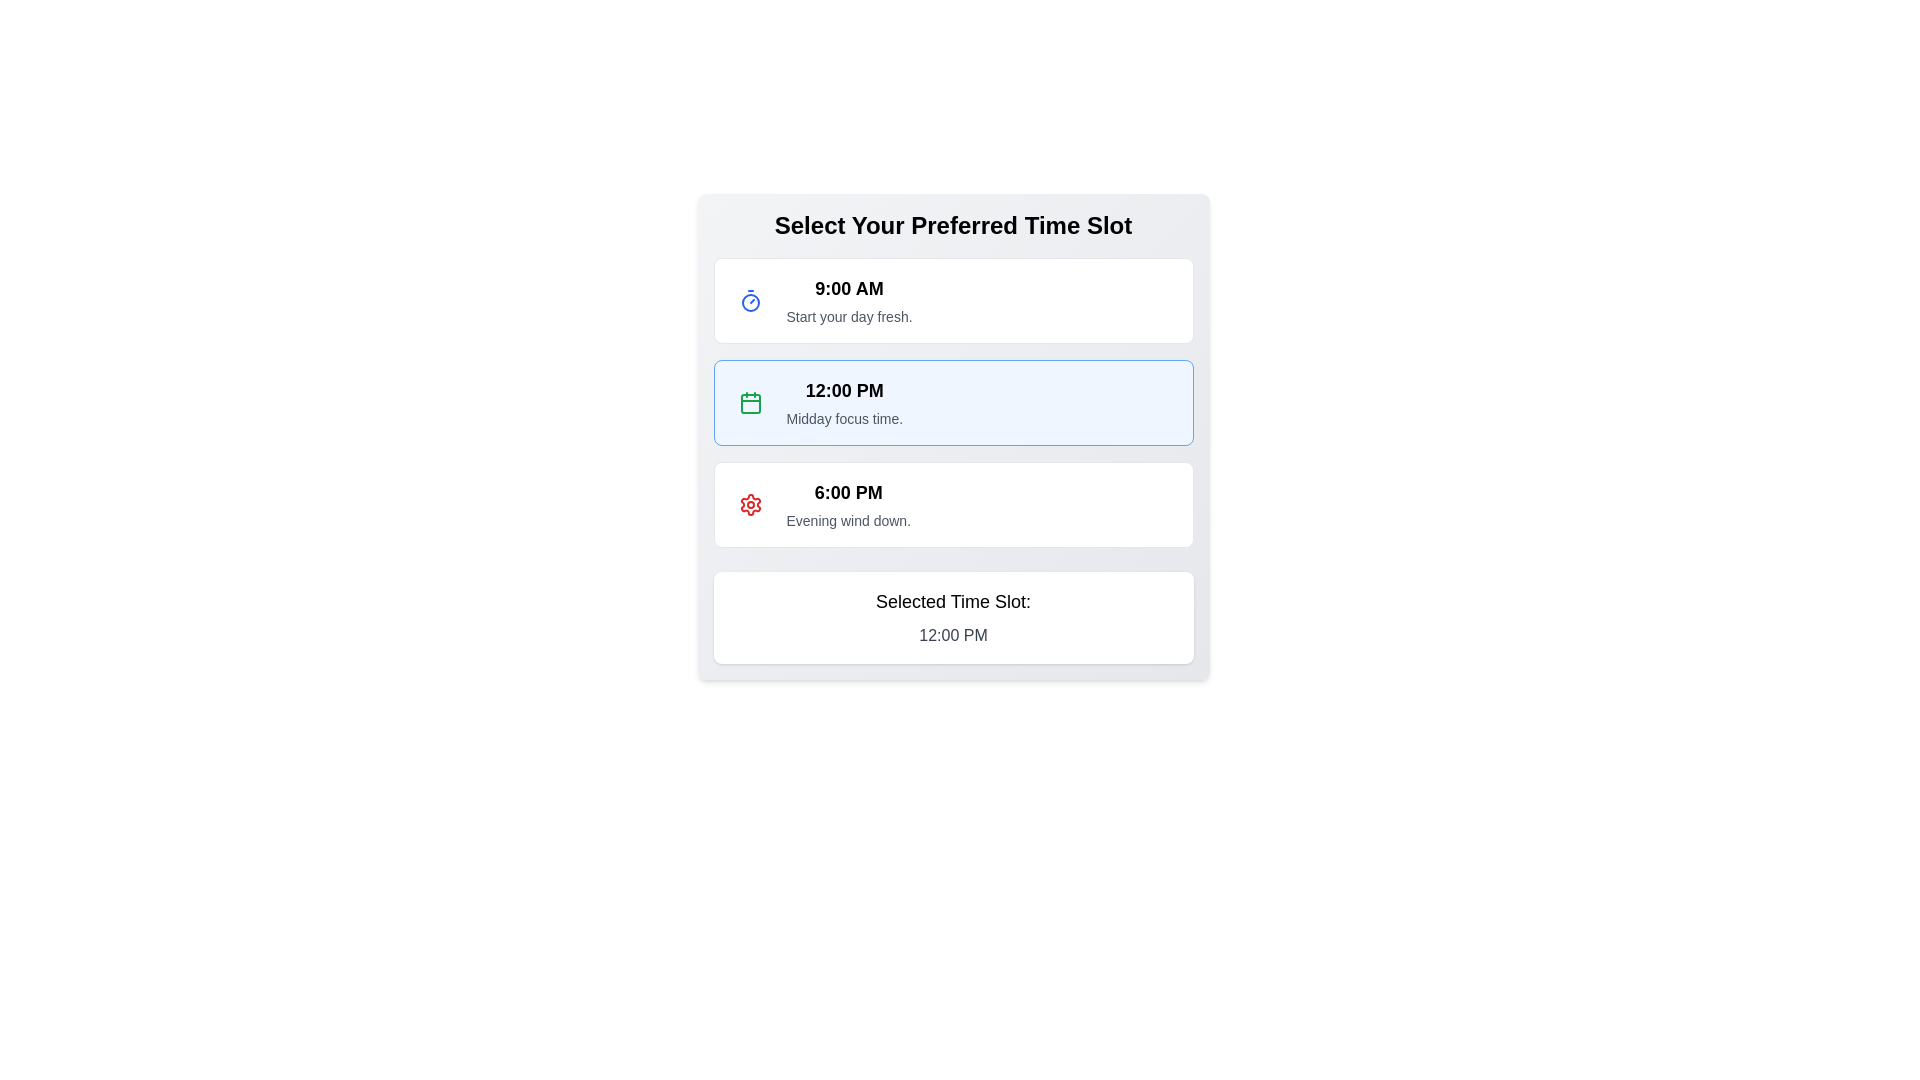 The height and width of the screenshot is (1080, 1920). I want to click on the static text label displaying 'Selected Time Slot:' which is styled in a bold and medium font size, located above the time value '12:00 PM', so click(952, 600).